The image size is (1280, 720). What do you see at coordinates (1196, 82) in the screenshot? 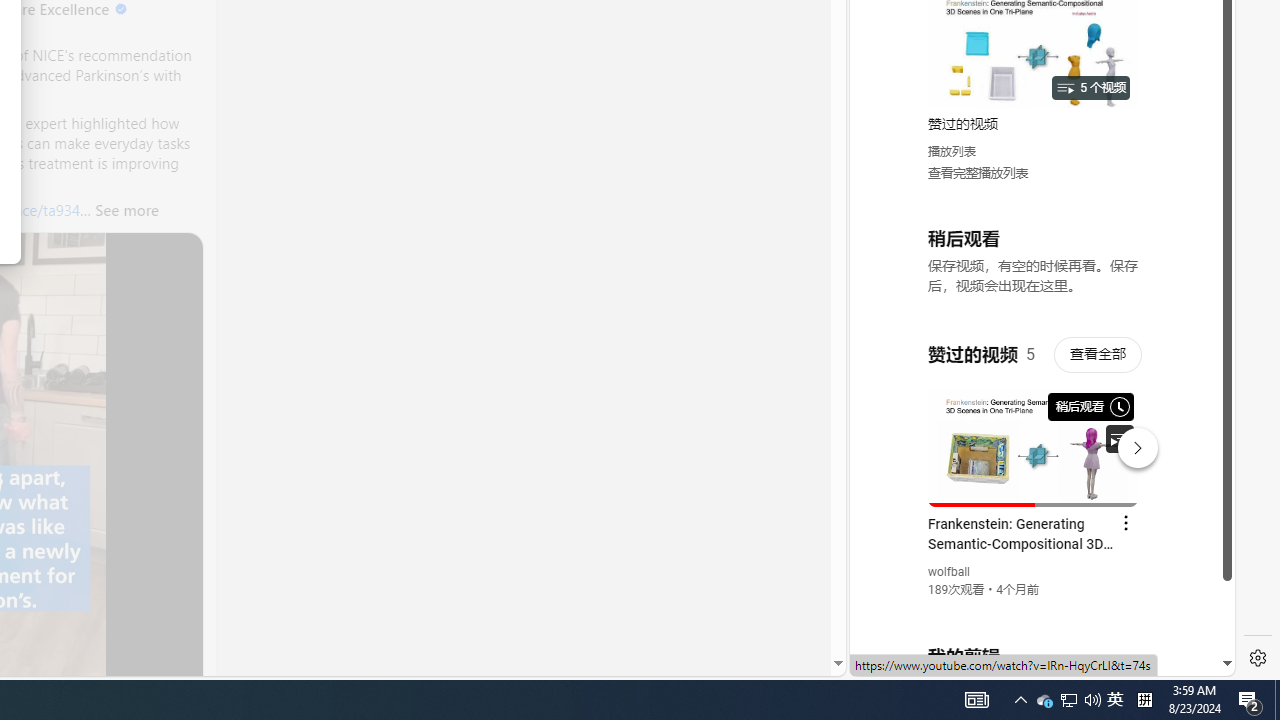
I see `'Click to scroll right'` at bounding box center [1196, 82].